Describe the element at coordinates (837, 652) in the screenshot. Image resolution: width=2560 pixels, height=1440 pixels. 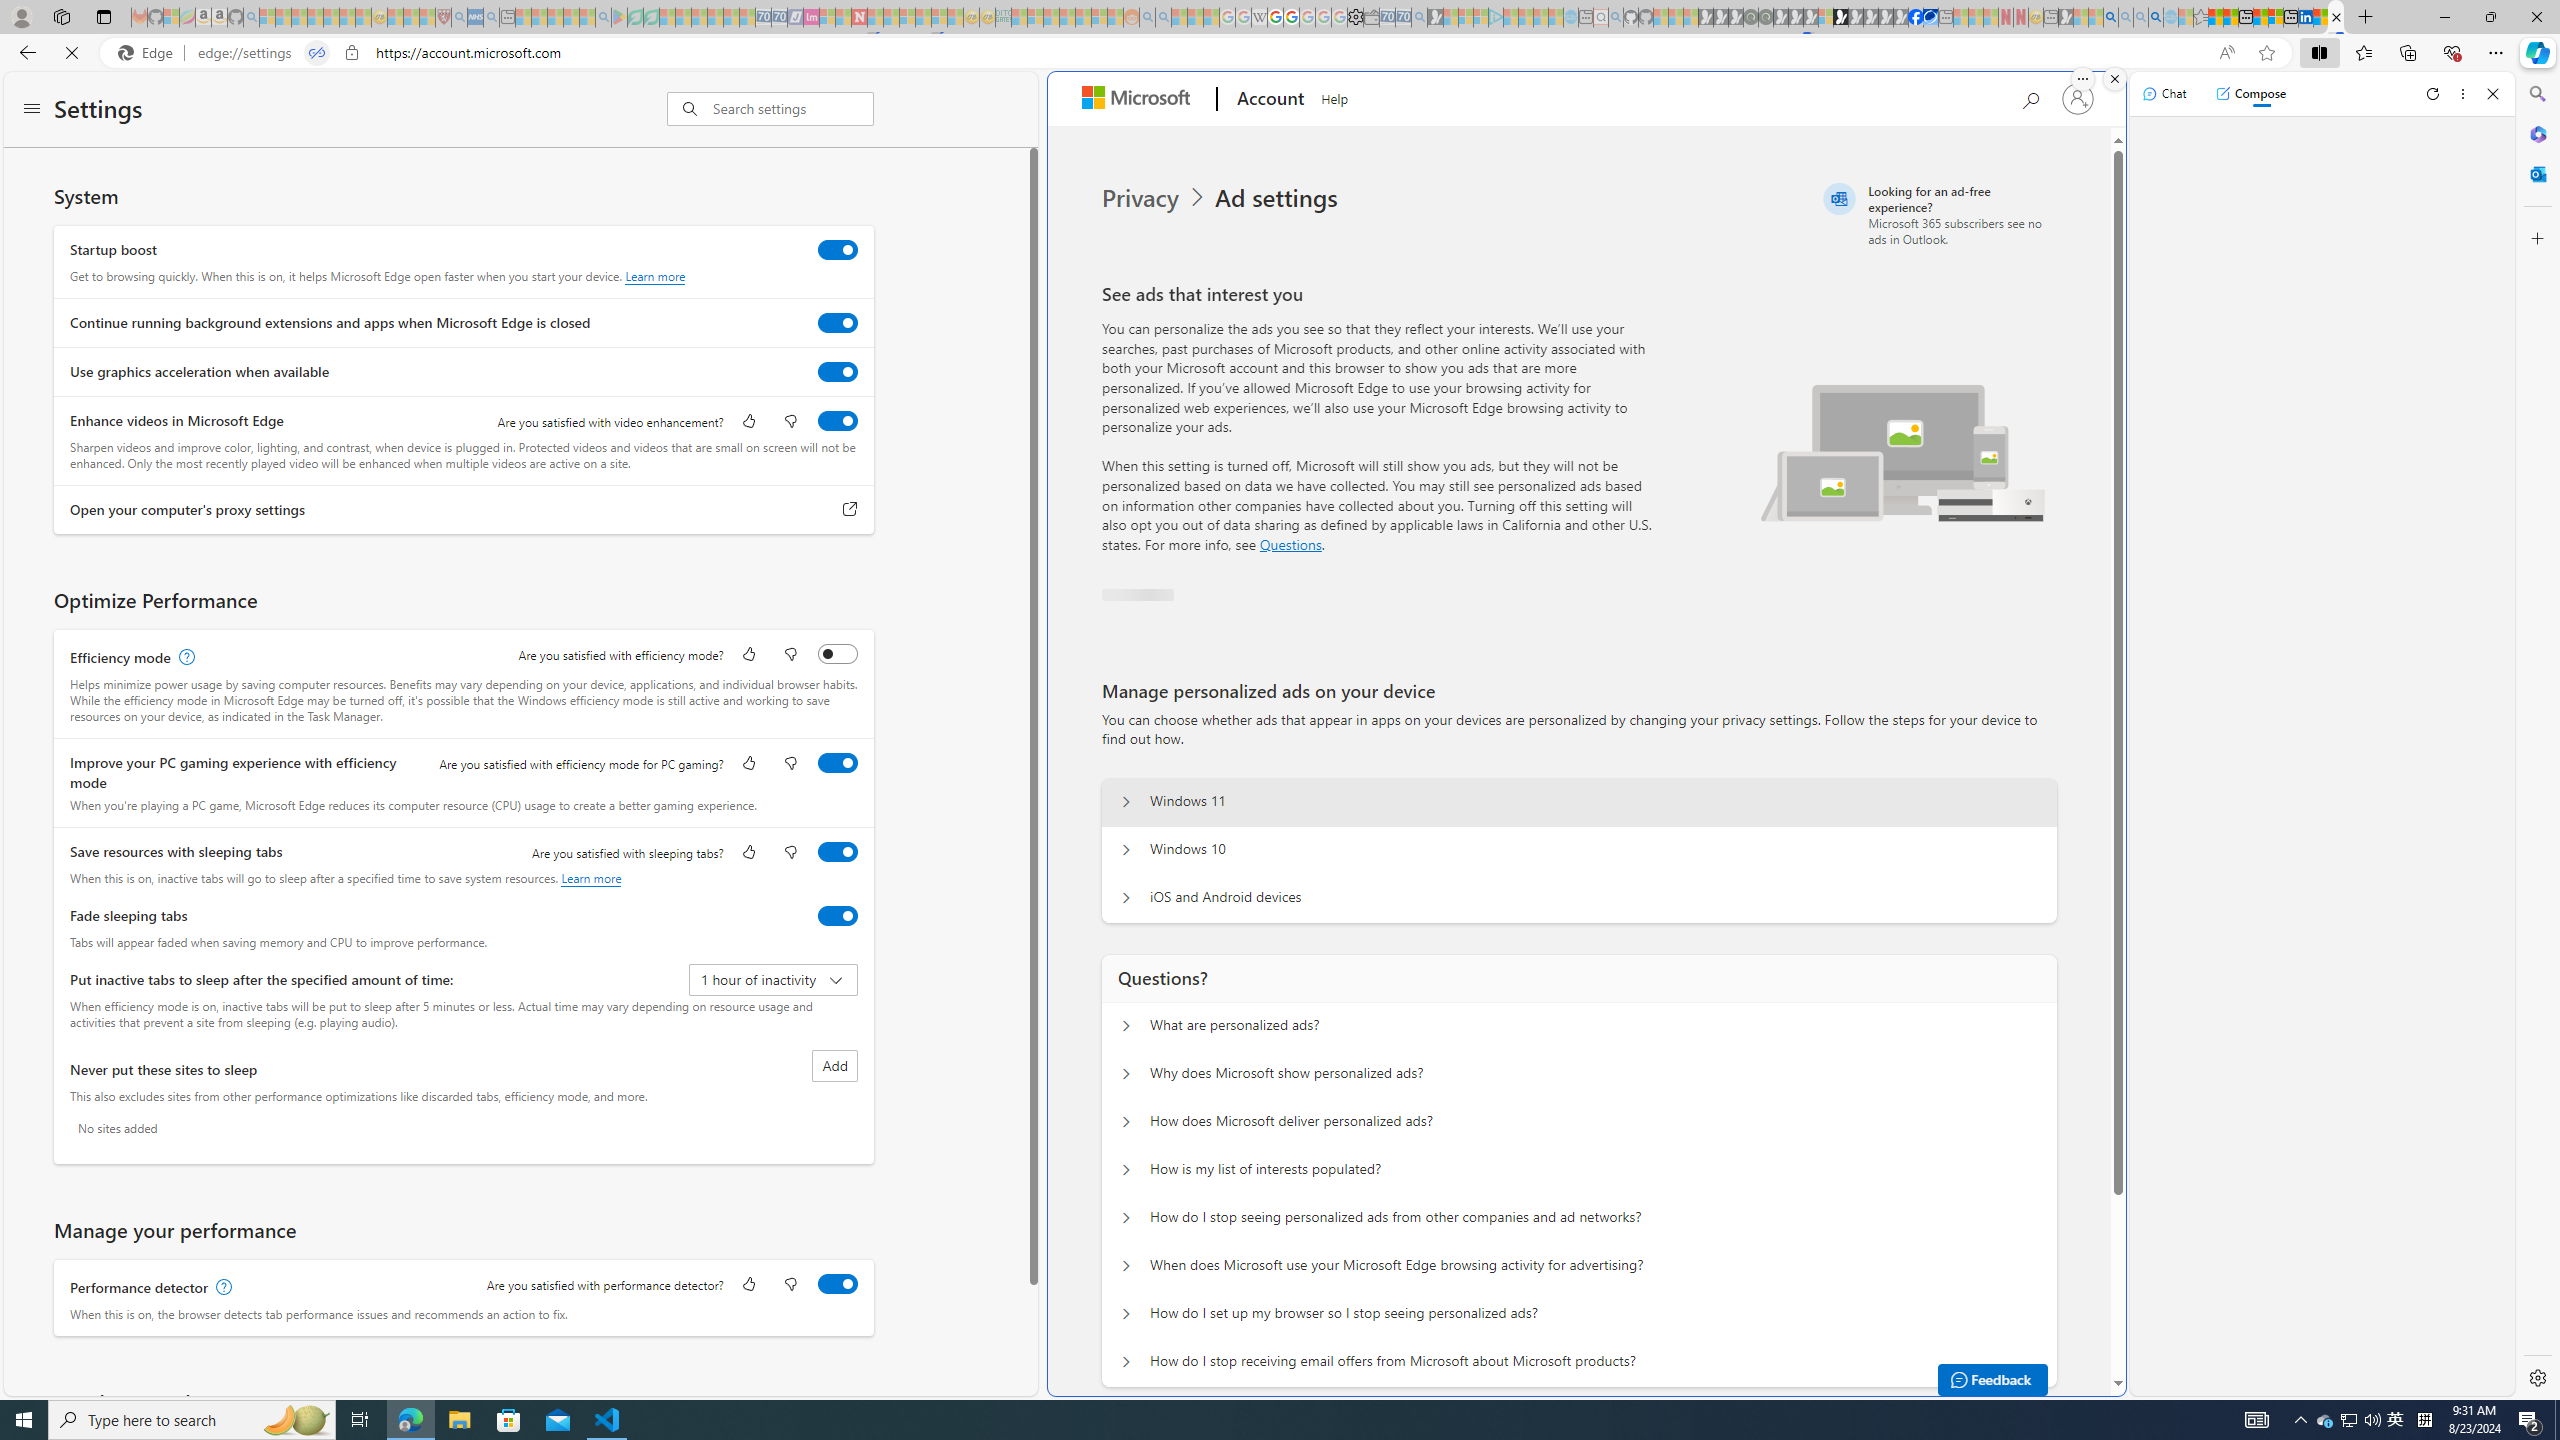
I see `'Efficiency mode'` at that location.